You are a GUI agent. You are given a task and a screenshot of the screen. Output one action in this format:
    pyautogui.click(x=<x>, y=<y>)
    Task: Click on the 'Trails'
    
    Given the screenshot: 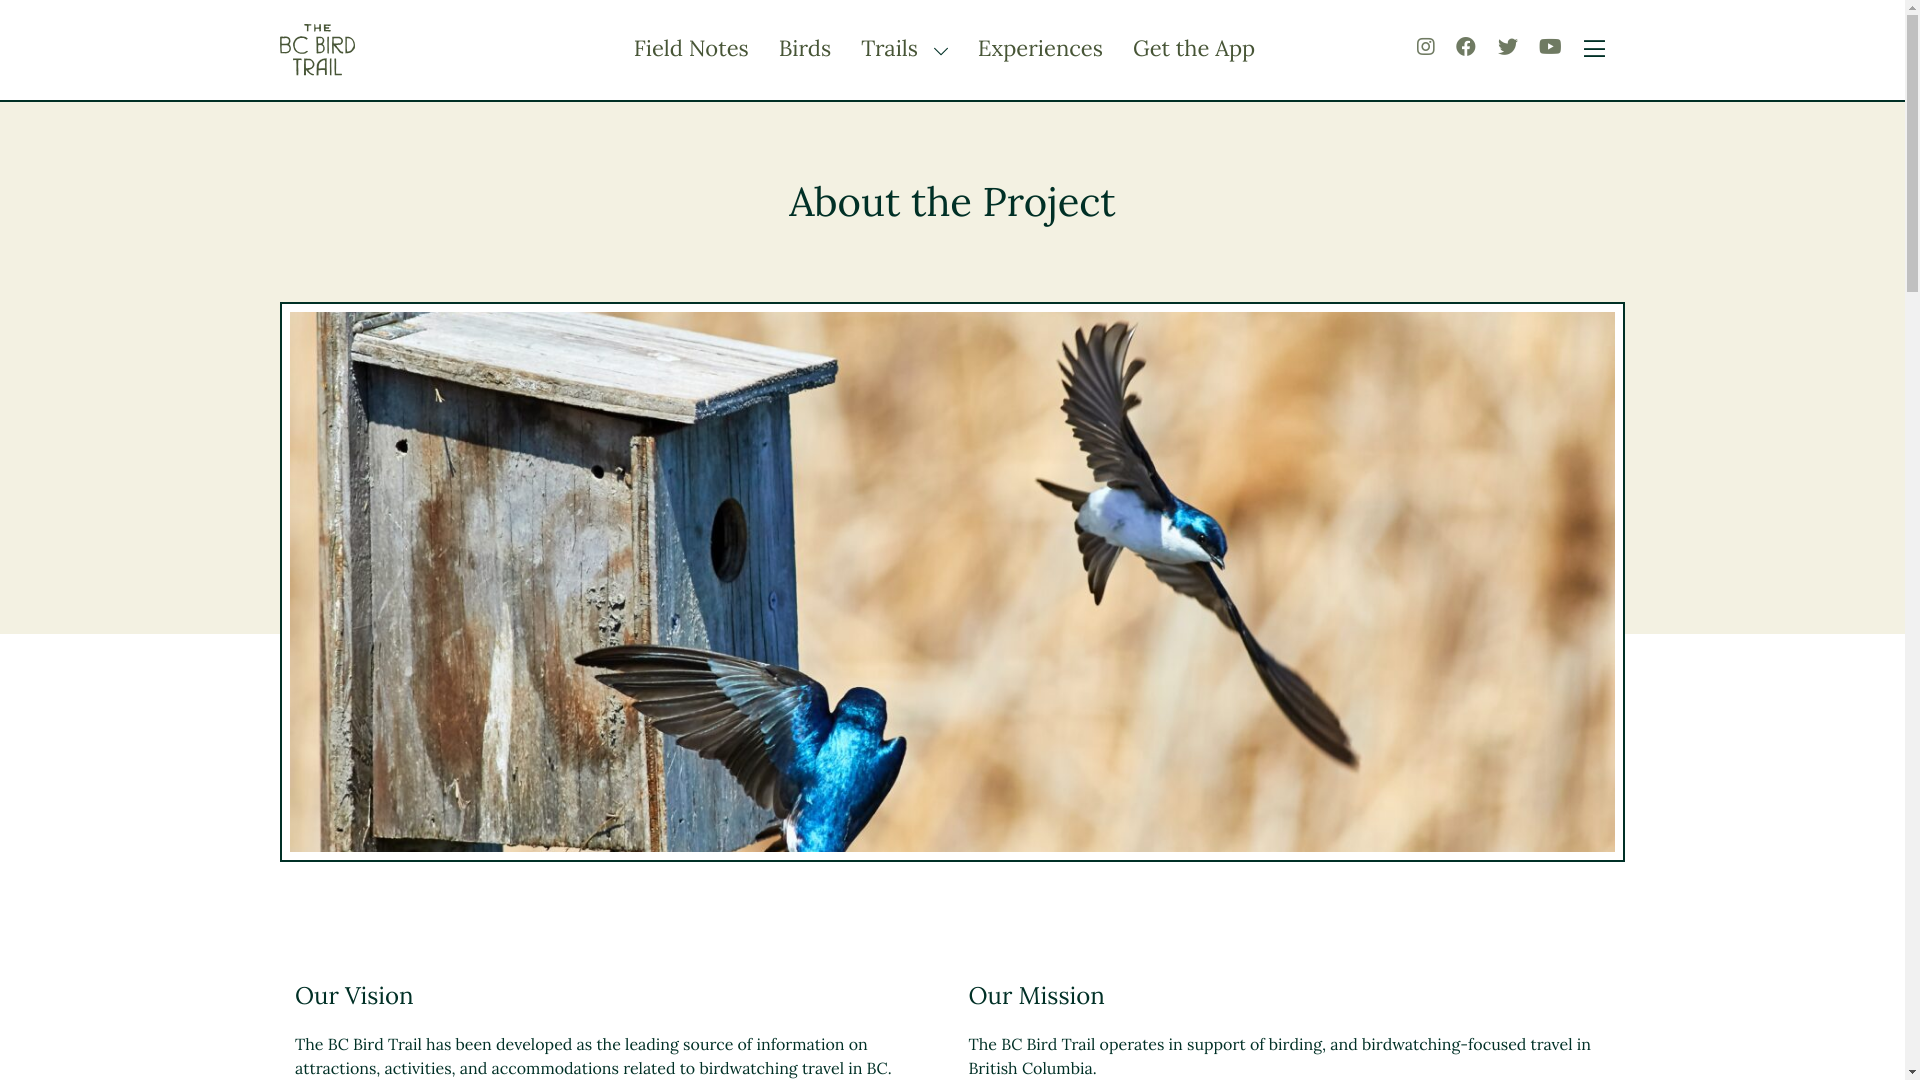 What is the action you would take?
    pyautogui.click(x=891, y=48)
    